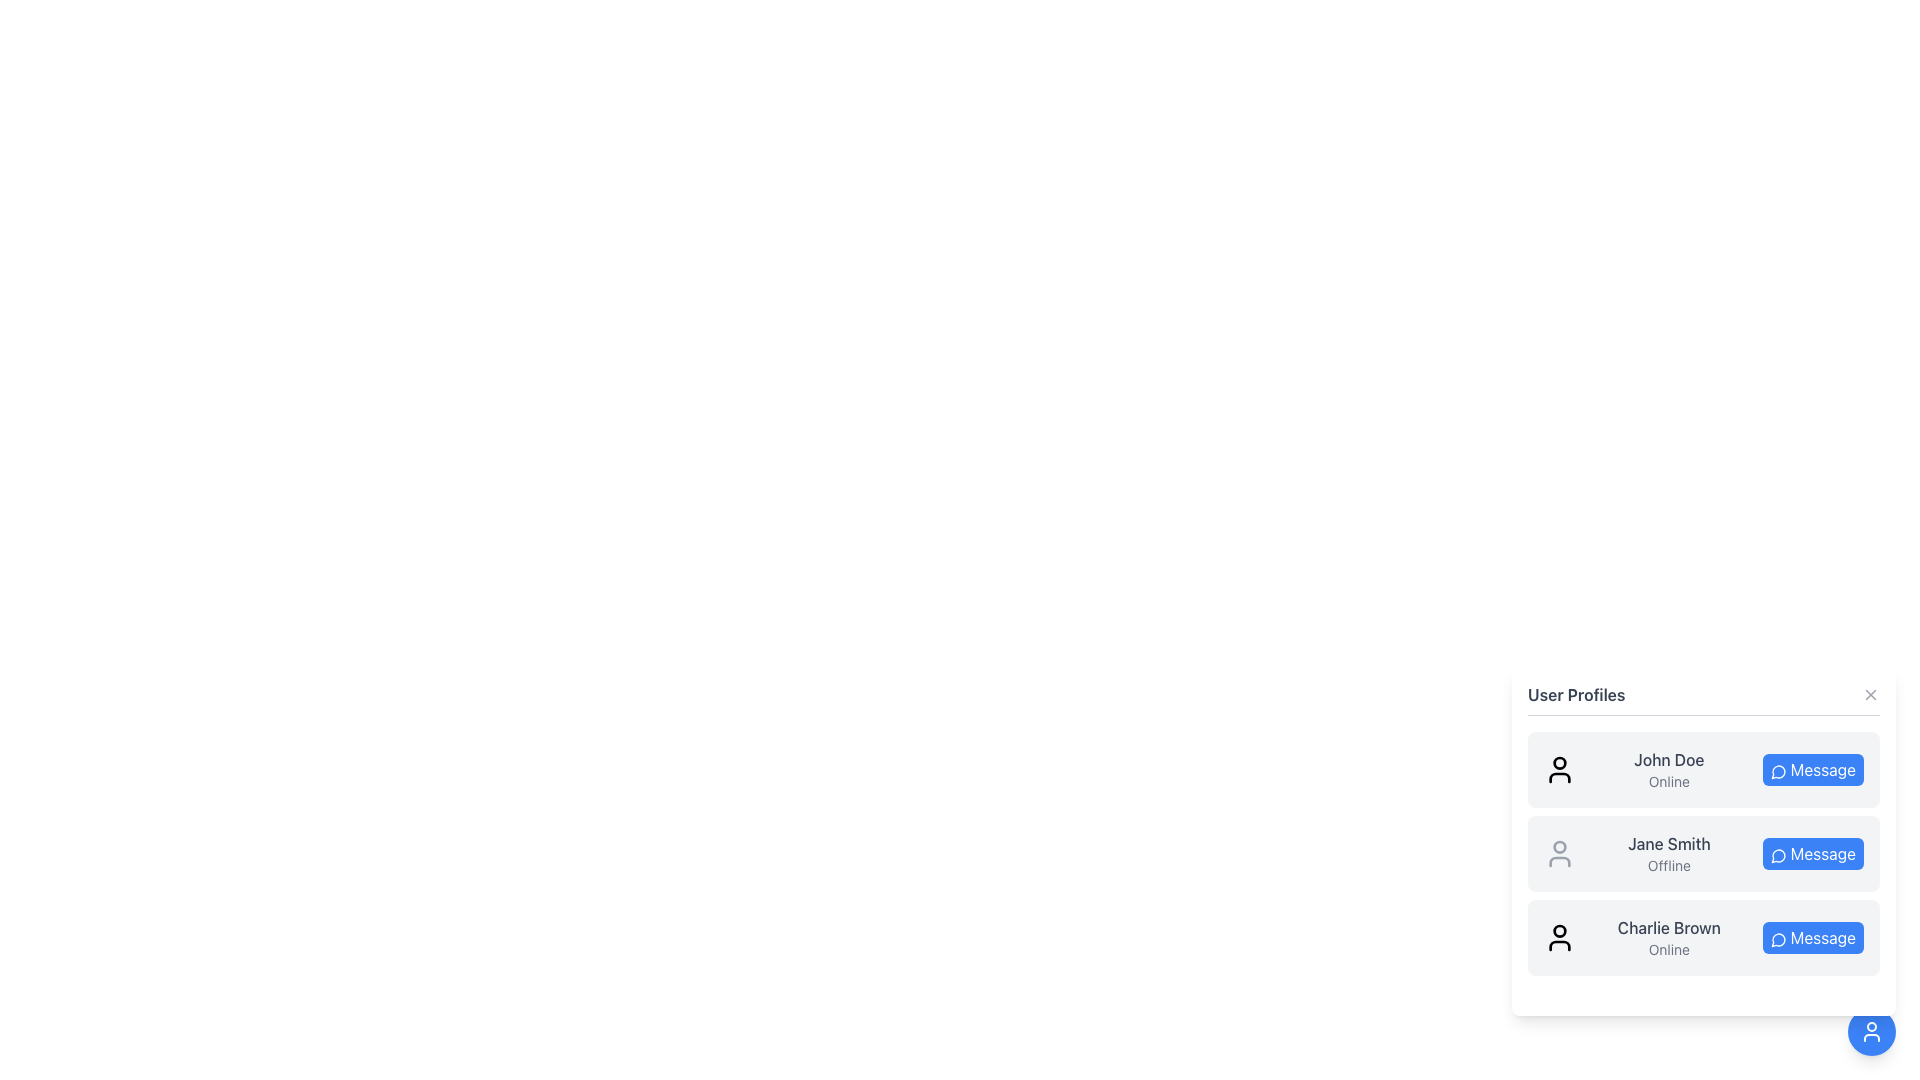  What do you see at coordinates (1669, 948) in the screenshot?
I see `the online status label of user 'Charlie Brown' located next to the 'Message' button in the user profile section` at bounding box center [1669, 948].